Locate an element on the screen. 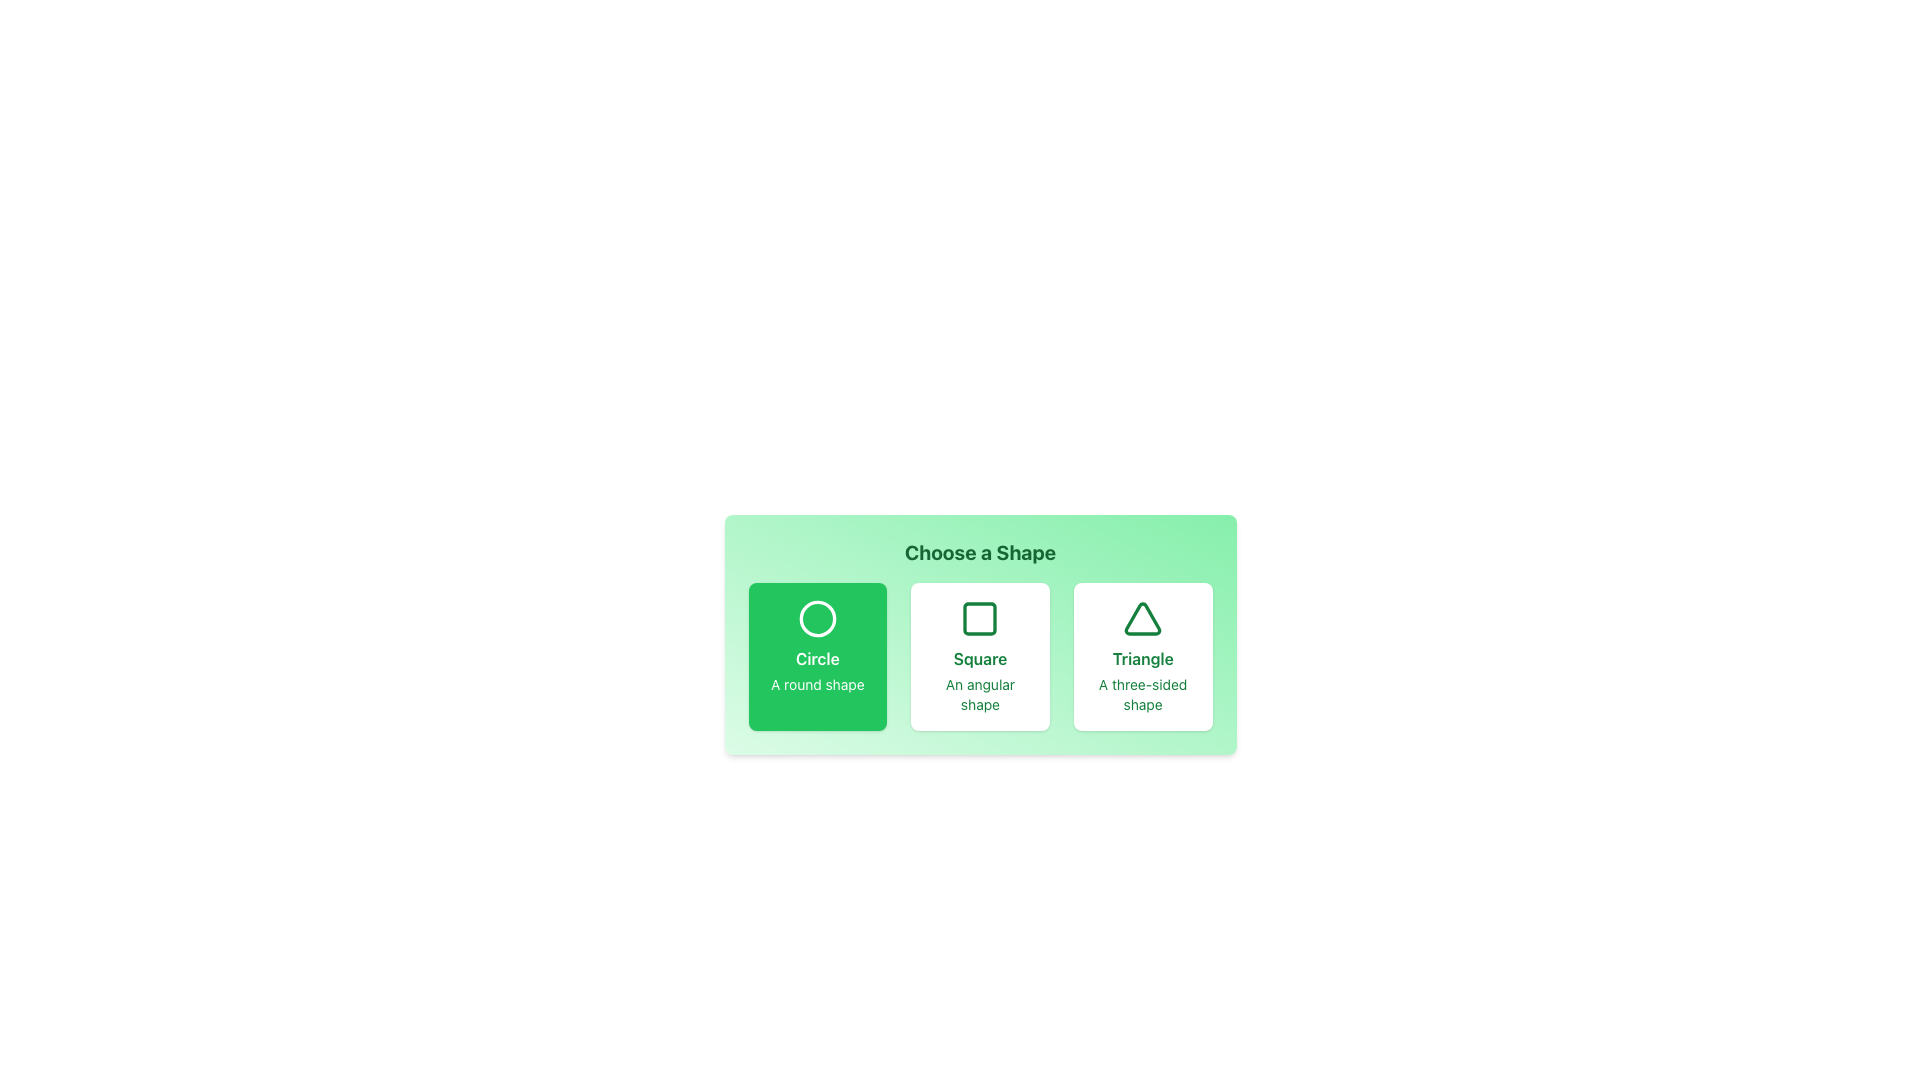 The width and height of the screenshot is (1920, 1080). the text label reading 'Circle', which is styled in bold font and located at the center of a green rounded rectangle in the leftmost position among three similar rectangles under the 'Choose a Shape' heading is located at coordinates (817, 659).